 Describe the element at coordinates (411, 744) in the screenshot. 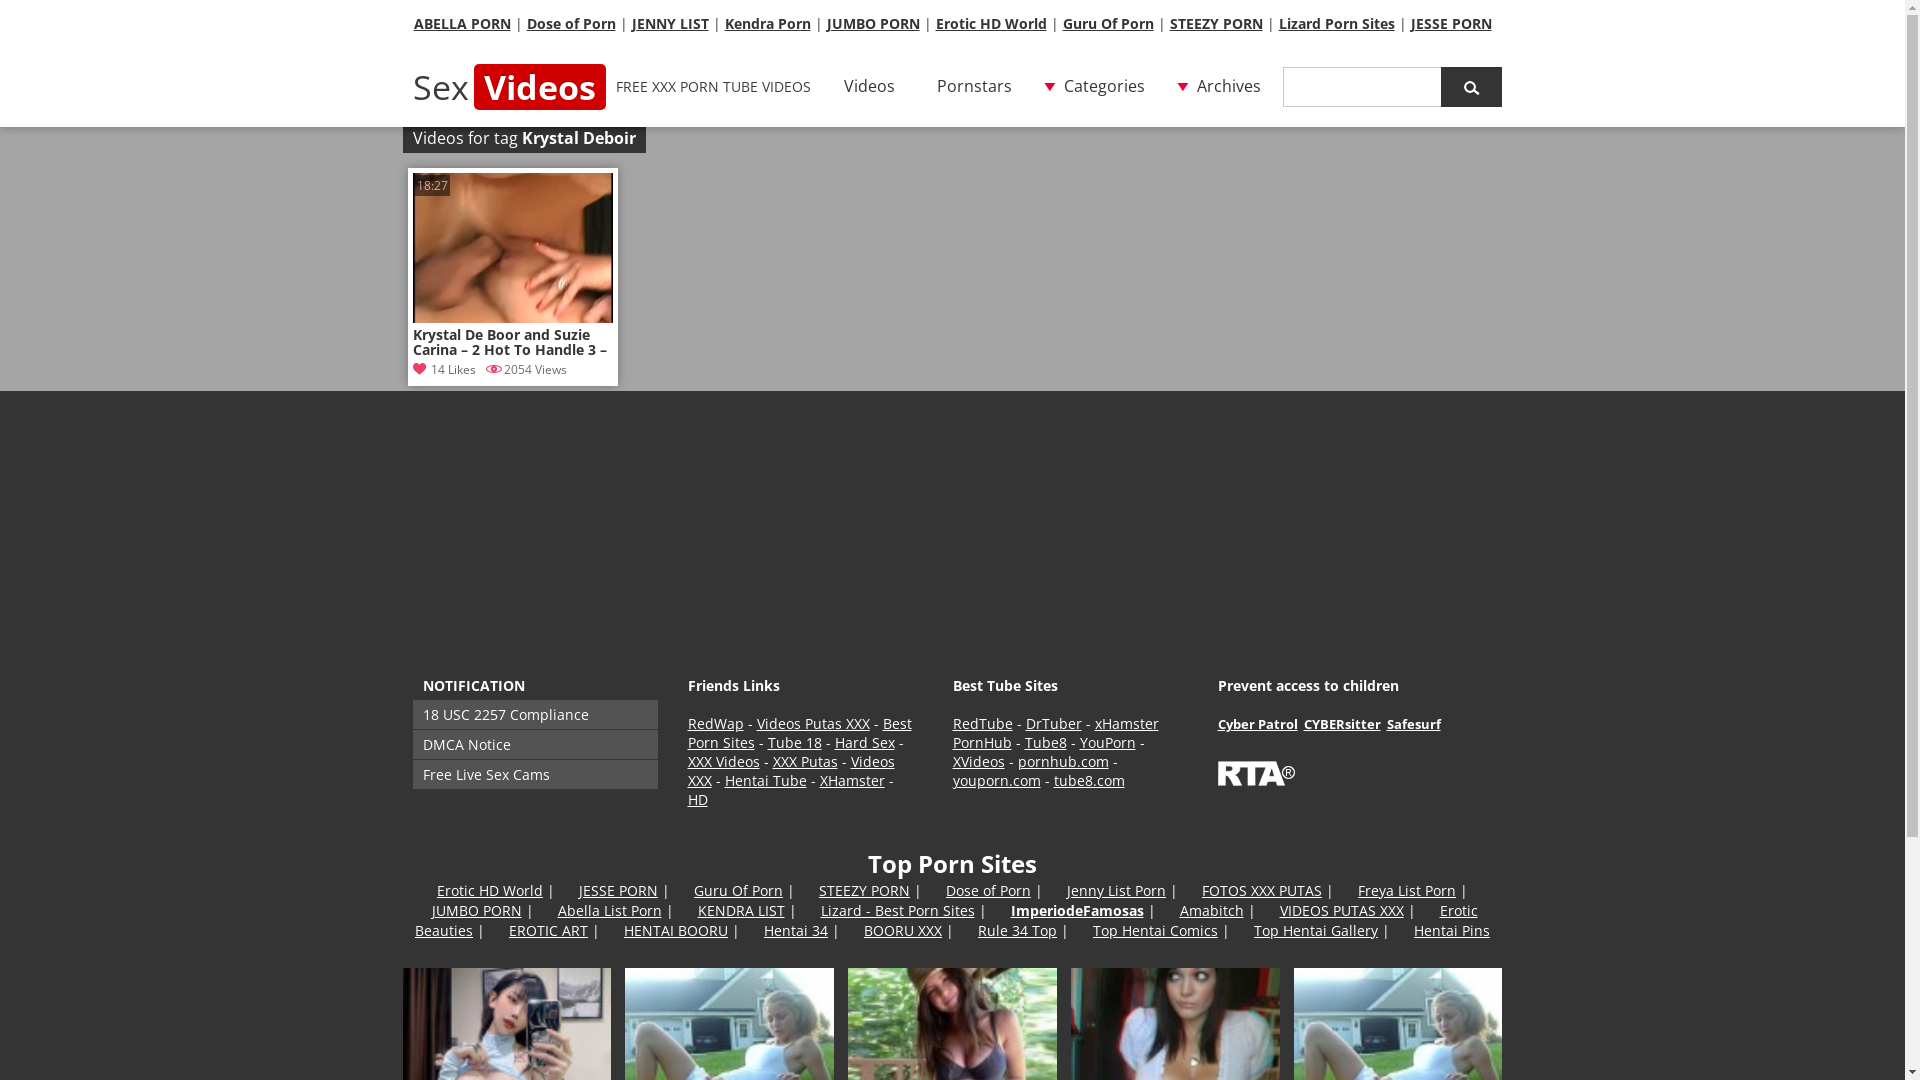

I see `'DMCA Notice'` at that location.